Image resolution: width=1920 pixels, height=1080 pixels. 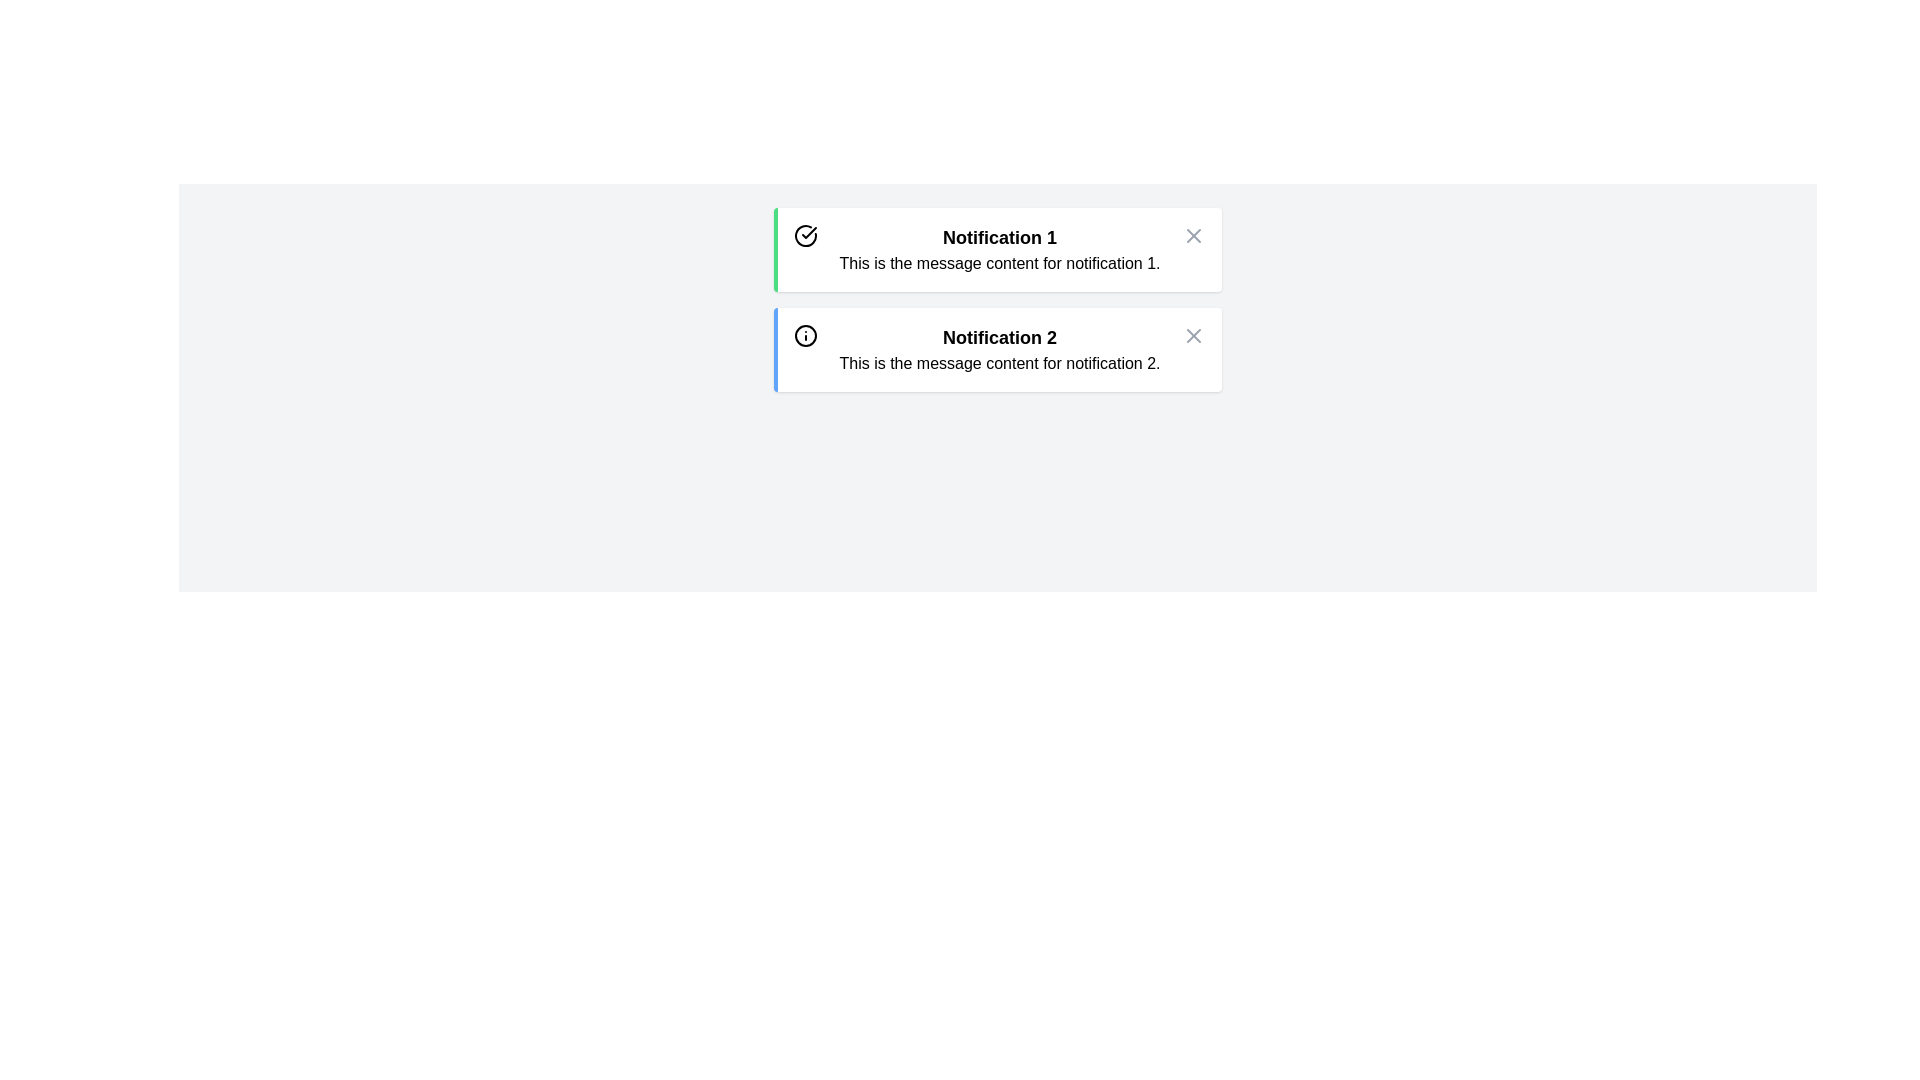 What do you see at coordinates (1194, 334) in the screenshot?
I see `the 'X' icon in the top-right corner of the notification card labeled 'Notification 1' to indicate the close or dismiss action` at bounding box center [1194, 334].